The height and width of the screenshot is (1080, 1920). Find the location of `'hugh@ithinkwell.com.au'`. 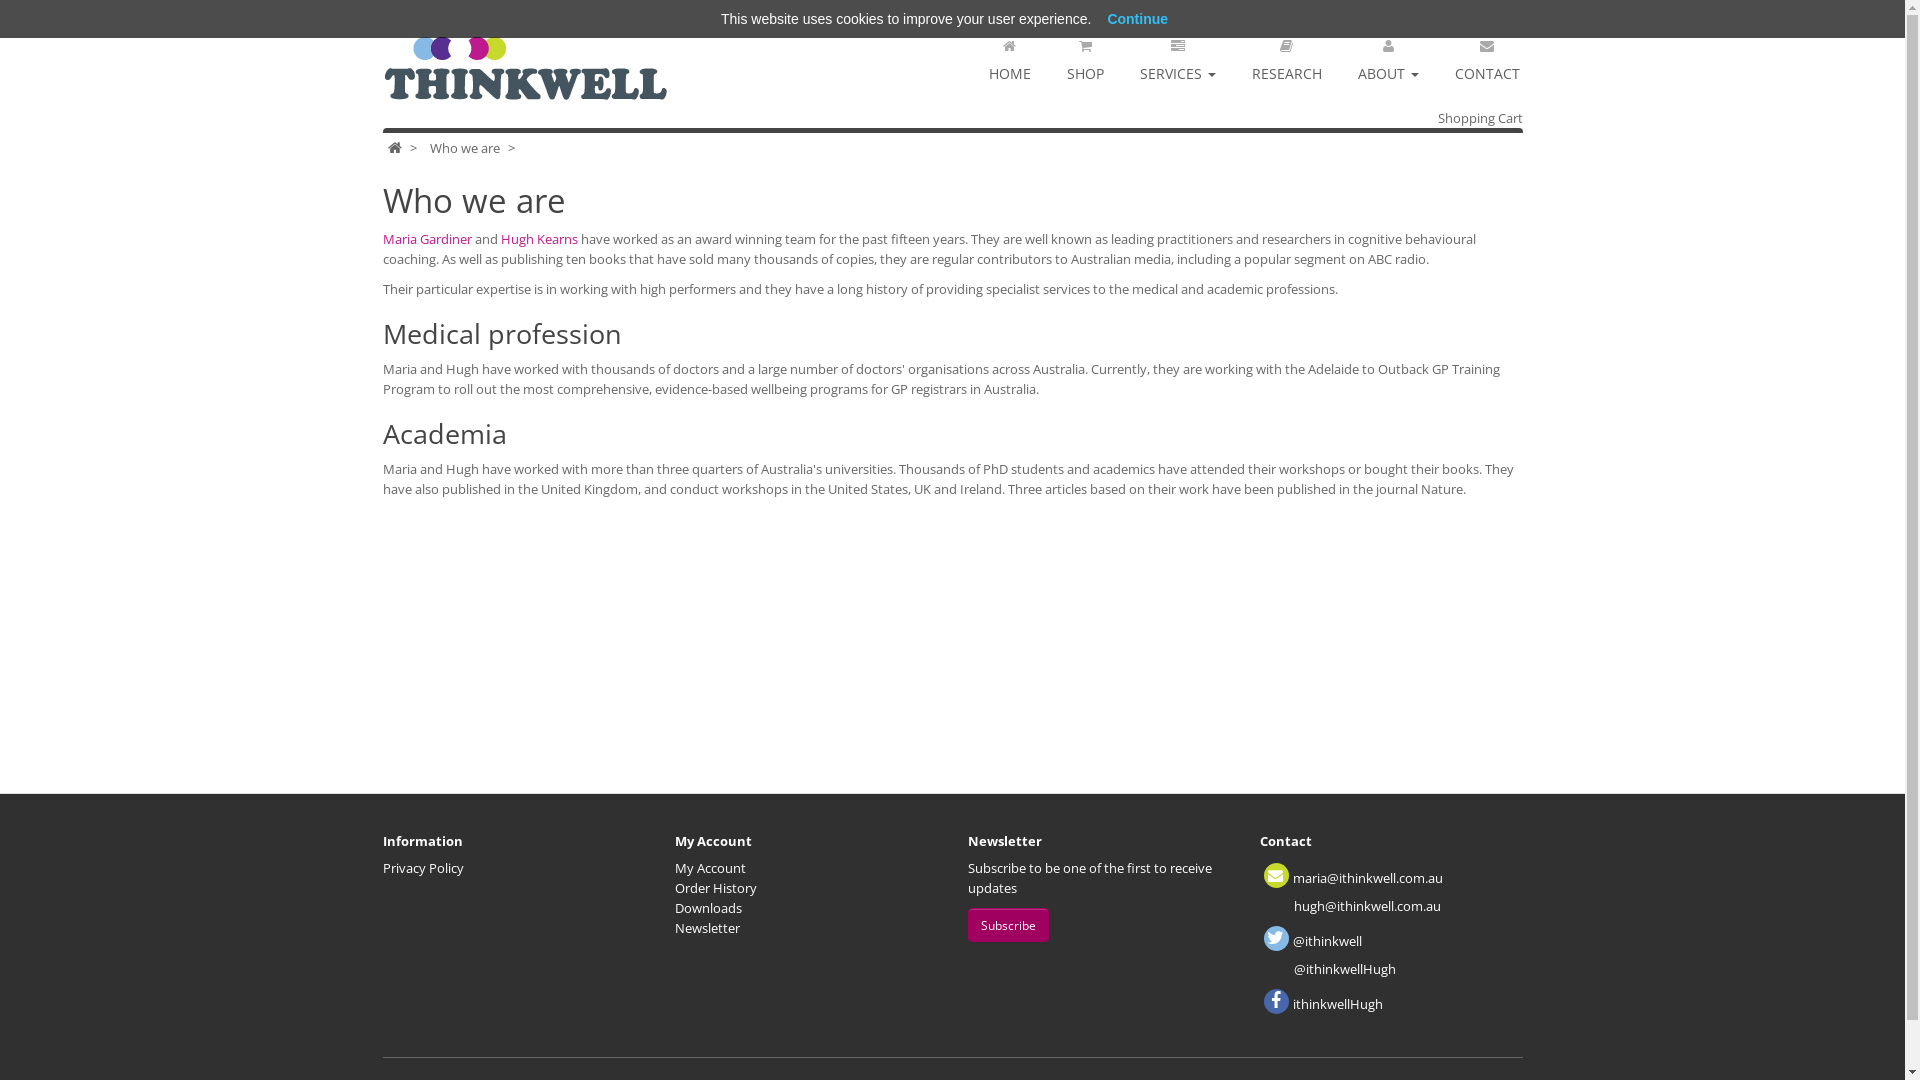

'hugh@ithinkwell.com.au' is located at coordinates (1366, 906).